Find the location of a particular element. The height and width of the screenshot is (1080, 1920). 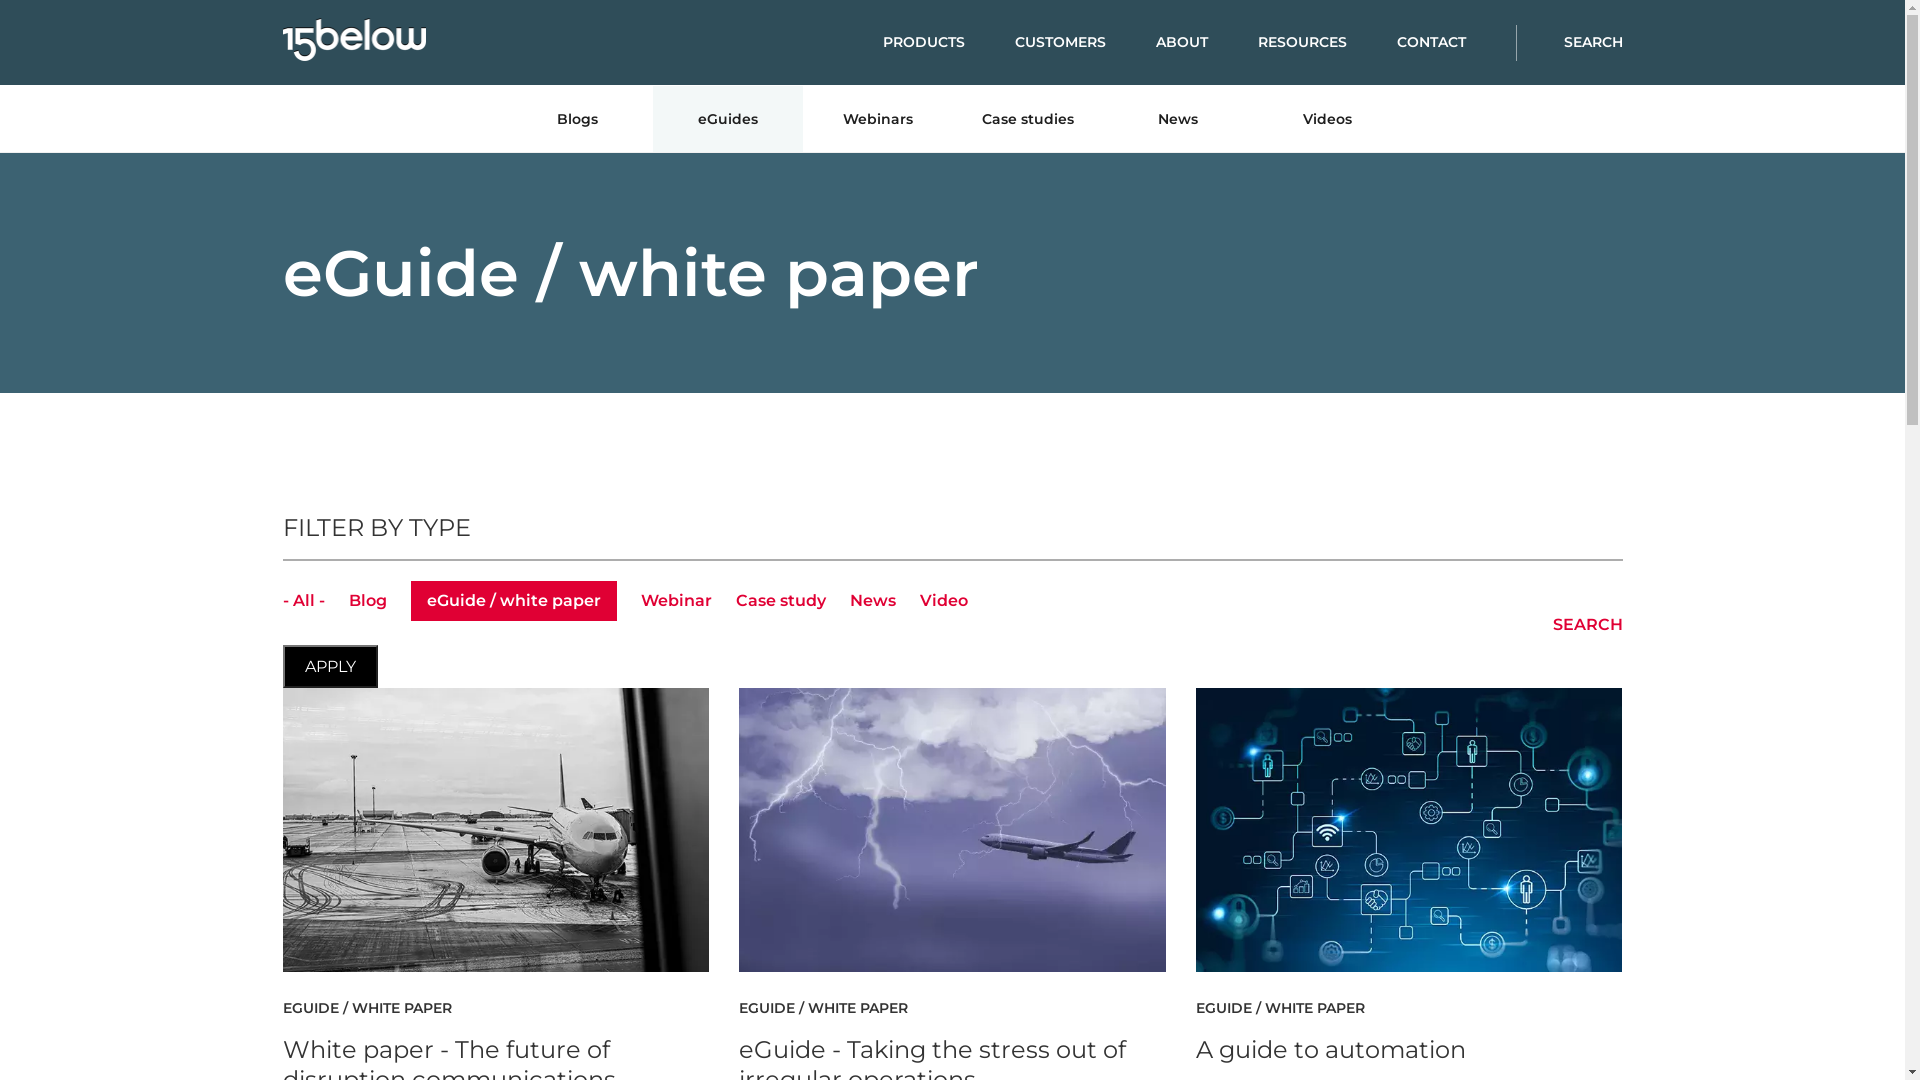

'CUSTOMERS' is located at coordinates (1083, 42).